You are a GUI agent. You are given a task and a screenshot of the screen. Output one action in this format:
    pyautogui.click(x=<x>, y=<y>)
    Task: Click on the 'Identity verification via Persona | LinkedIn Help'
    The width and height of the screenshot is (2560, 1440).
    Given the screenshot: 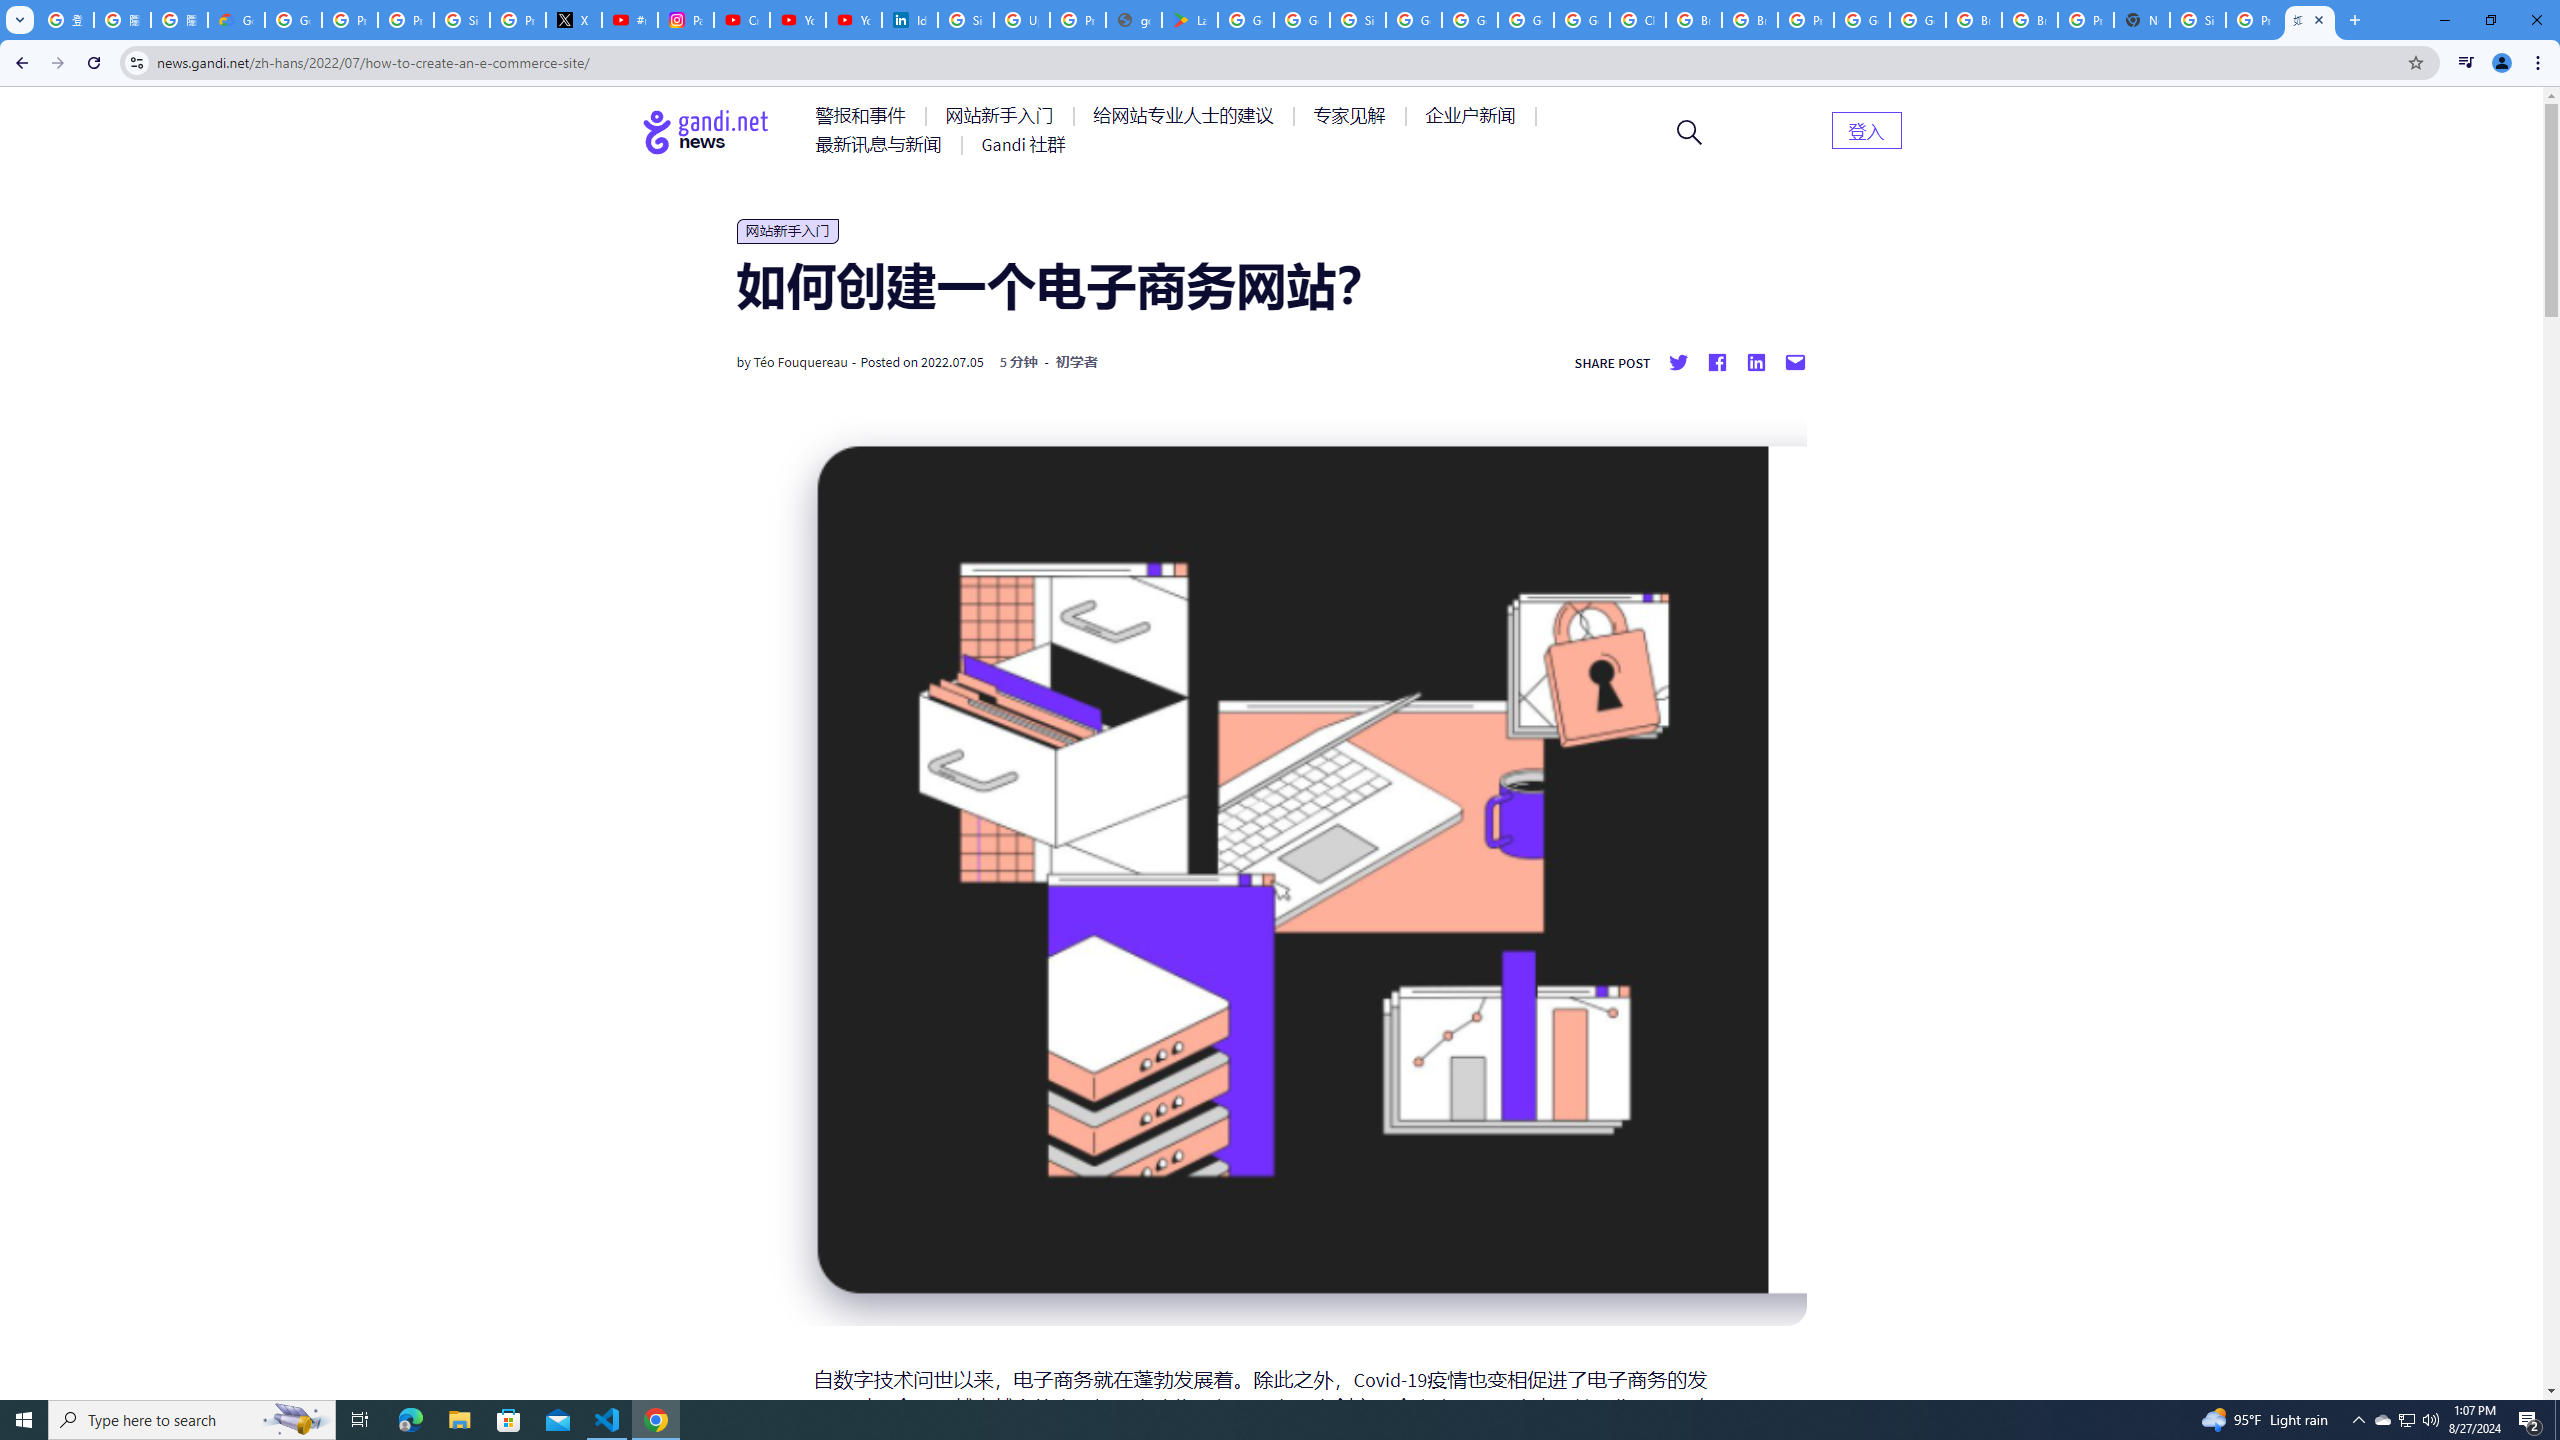 What is the action you would take?
    pyautogui.click(x=909, y=19)
    